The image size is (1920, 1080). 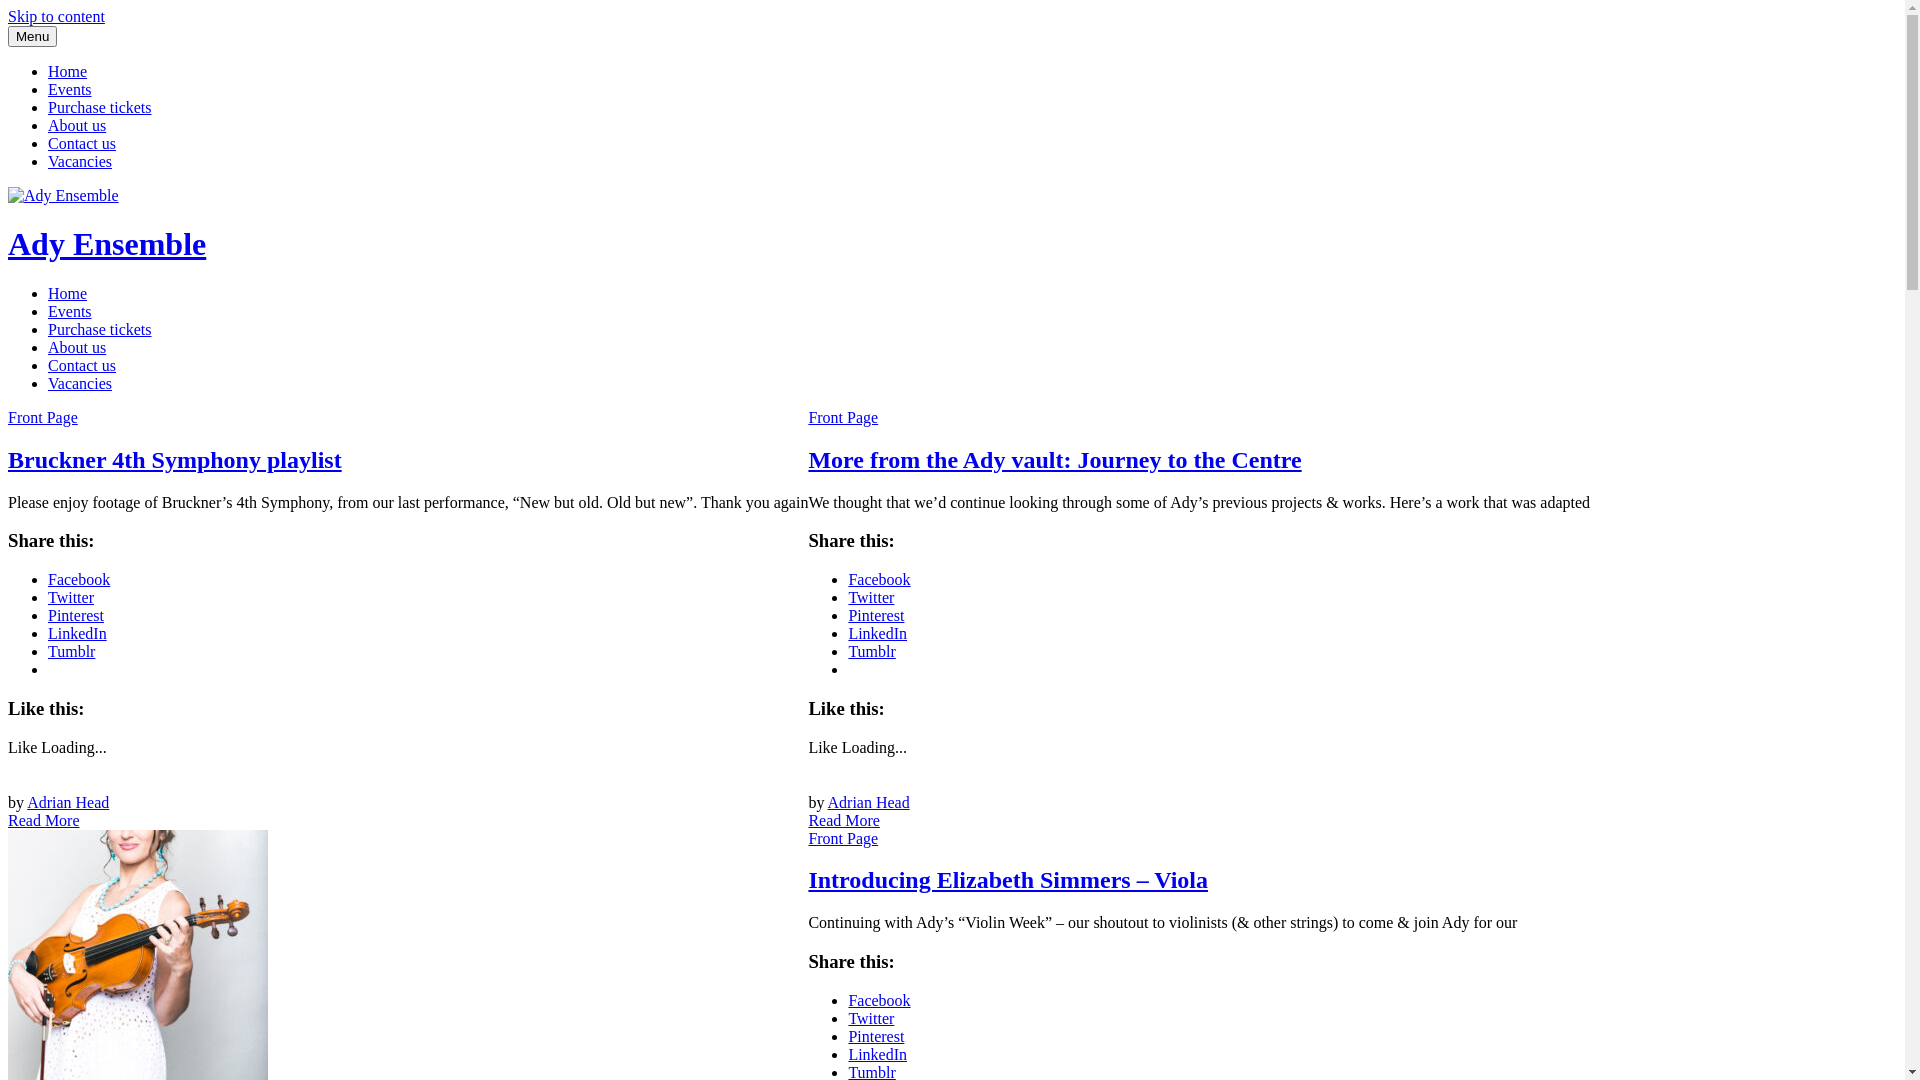 I want to click on 'Twitter', so click(x=870, y=1018).